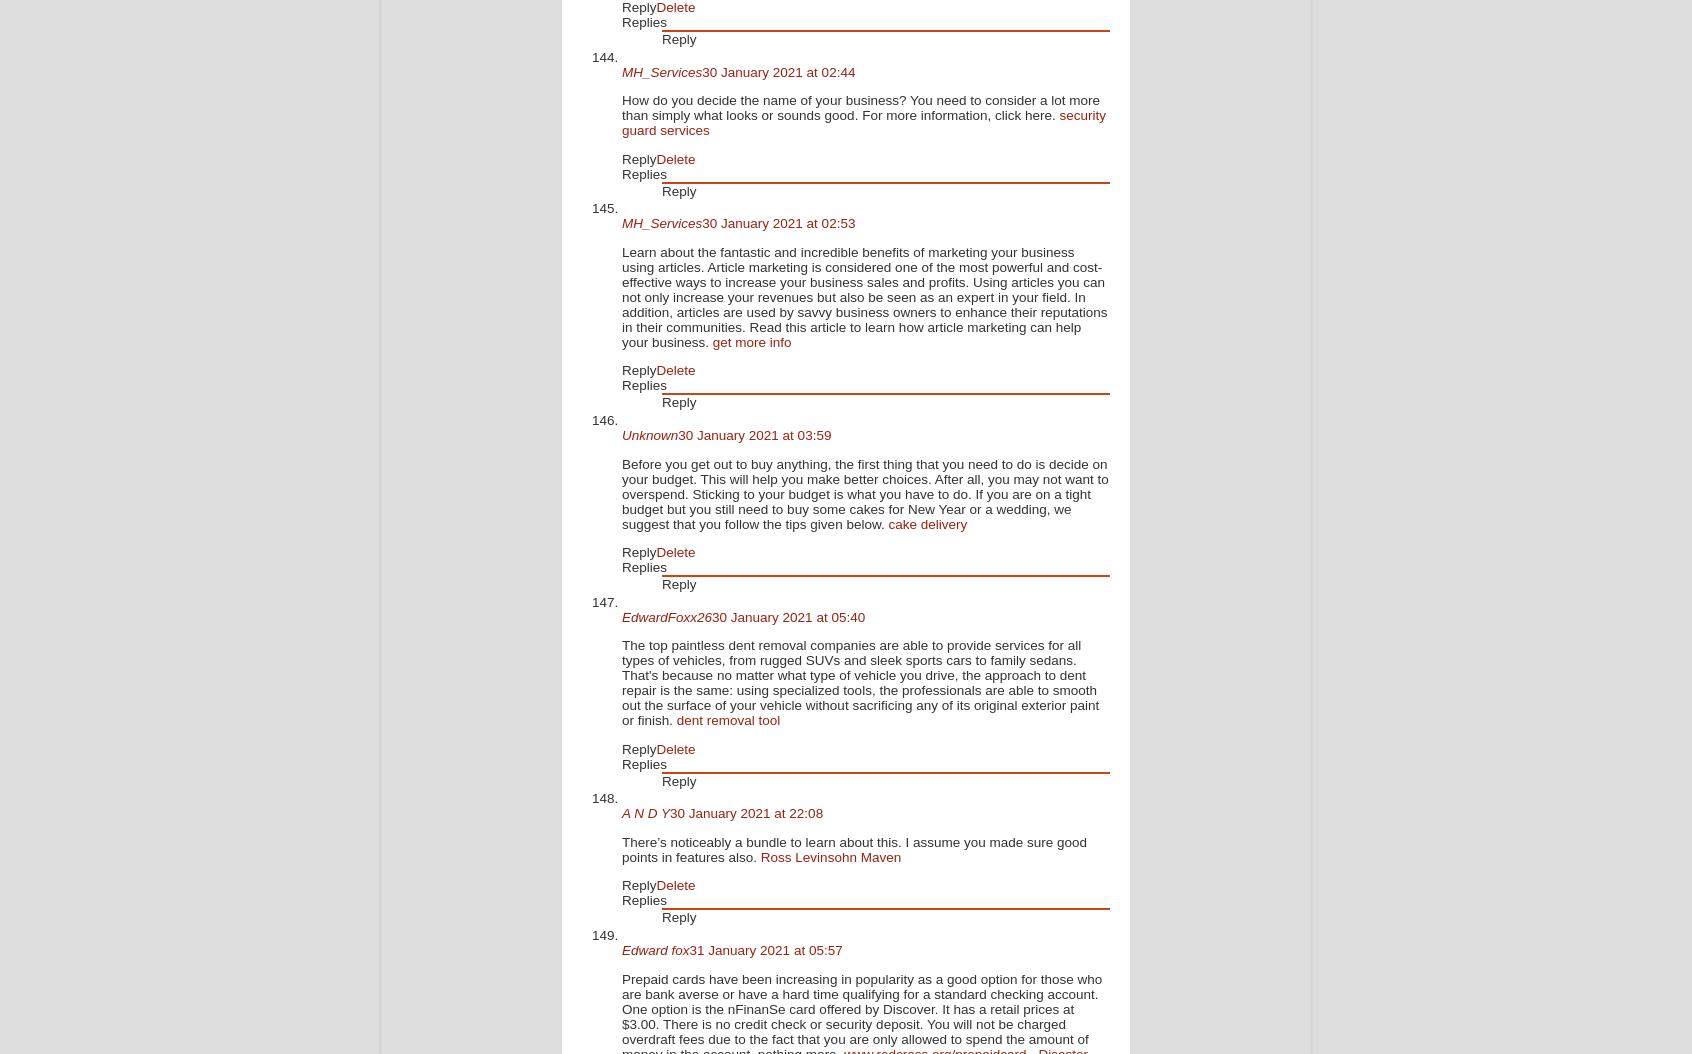 This screenshot has width=1692, height=1054. I want to click on '30 January 2021 at 02:44', so click(778, 70).